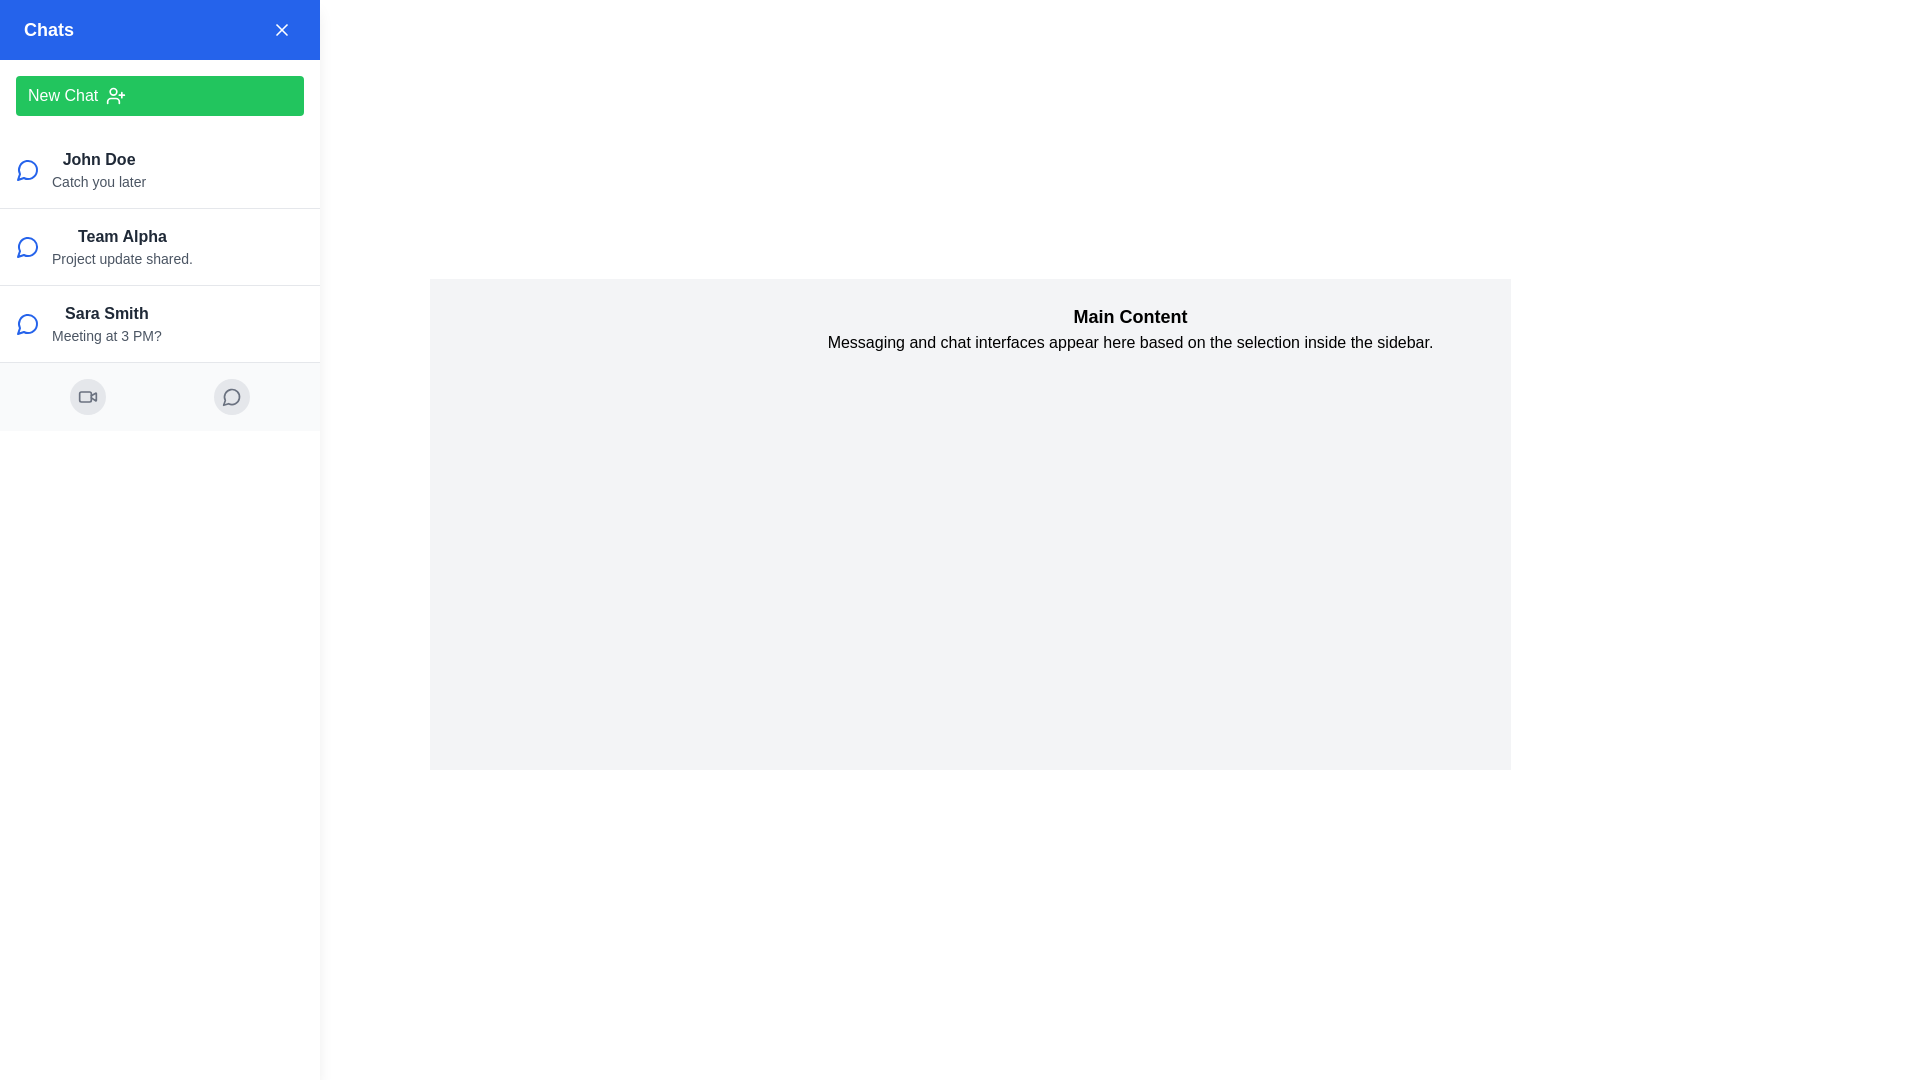 This screenshot has height=1080, width=1920. What do you see at coordinates (121, 257) in the screenshot?
I see `the static text component displaying 'Project update shared.' which is styled in a small gray font and located below the 'Team Alpha' heading` at bounding box center [121, 257].